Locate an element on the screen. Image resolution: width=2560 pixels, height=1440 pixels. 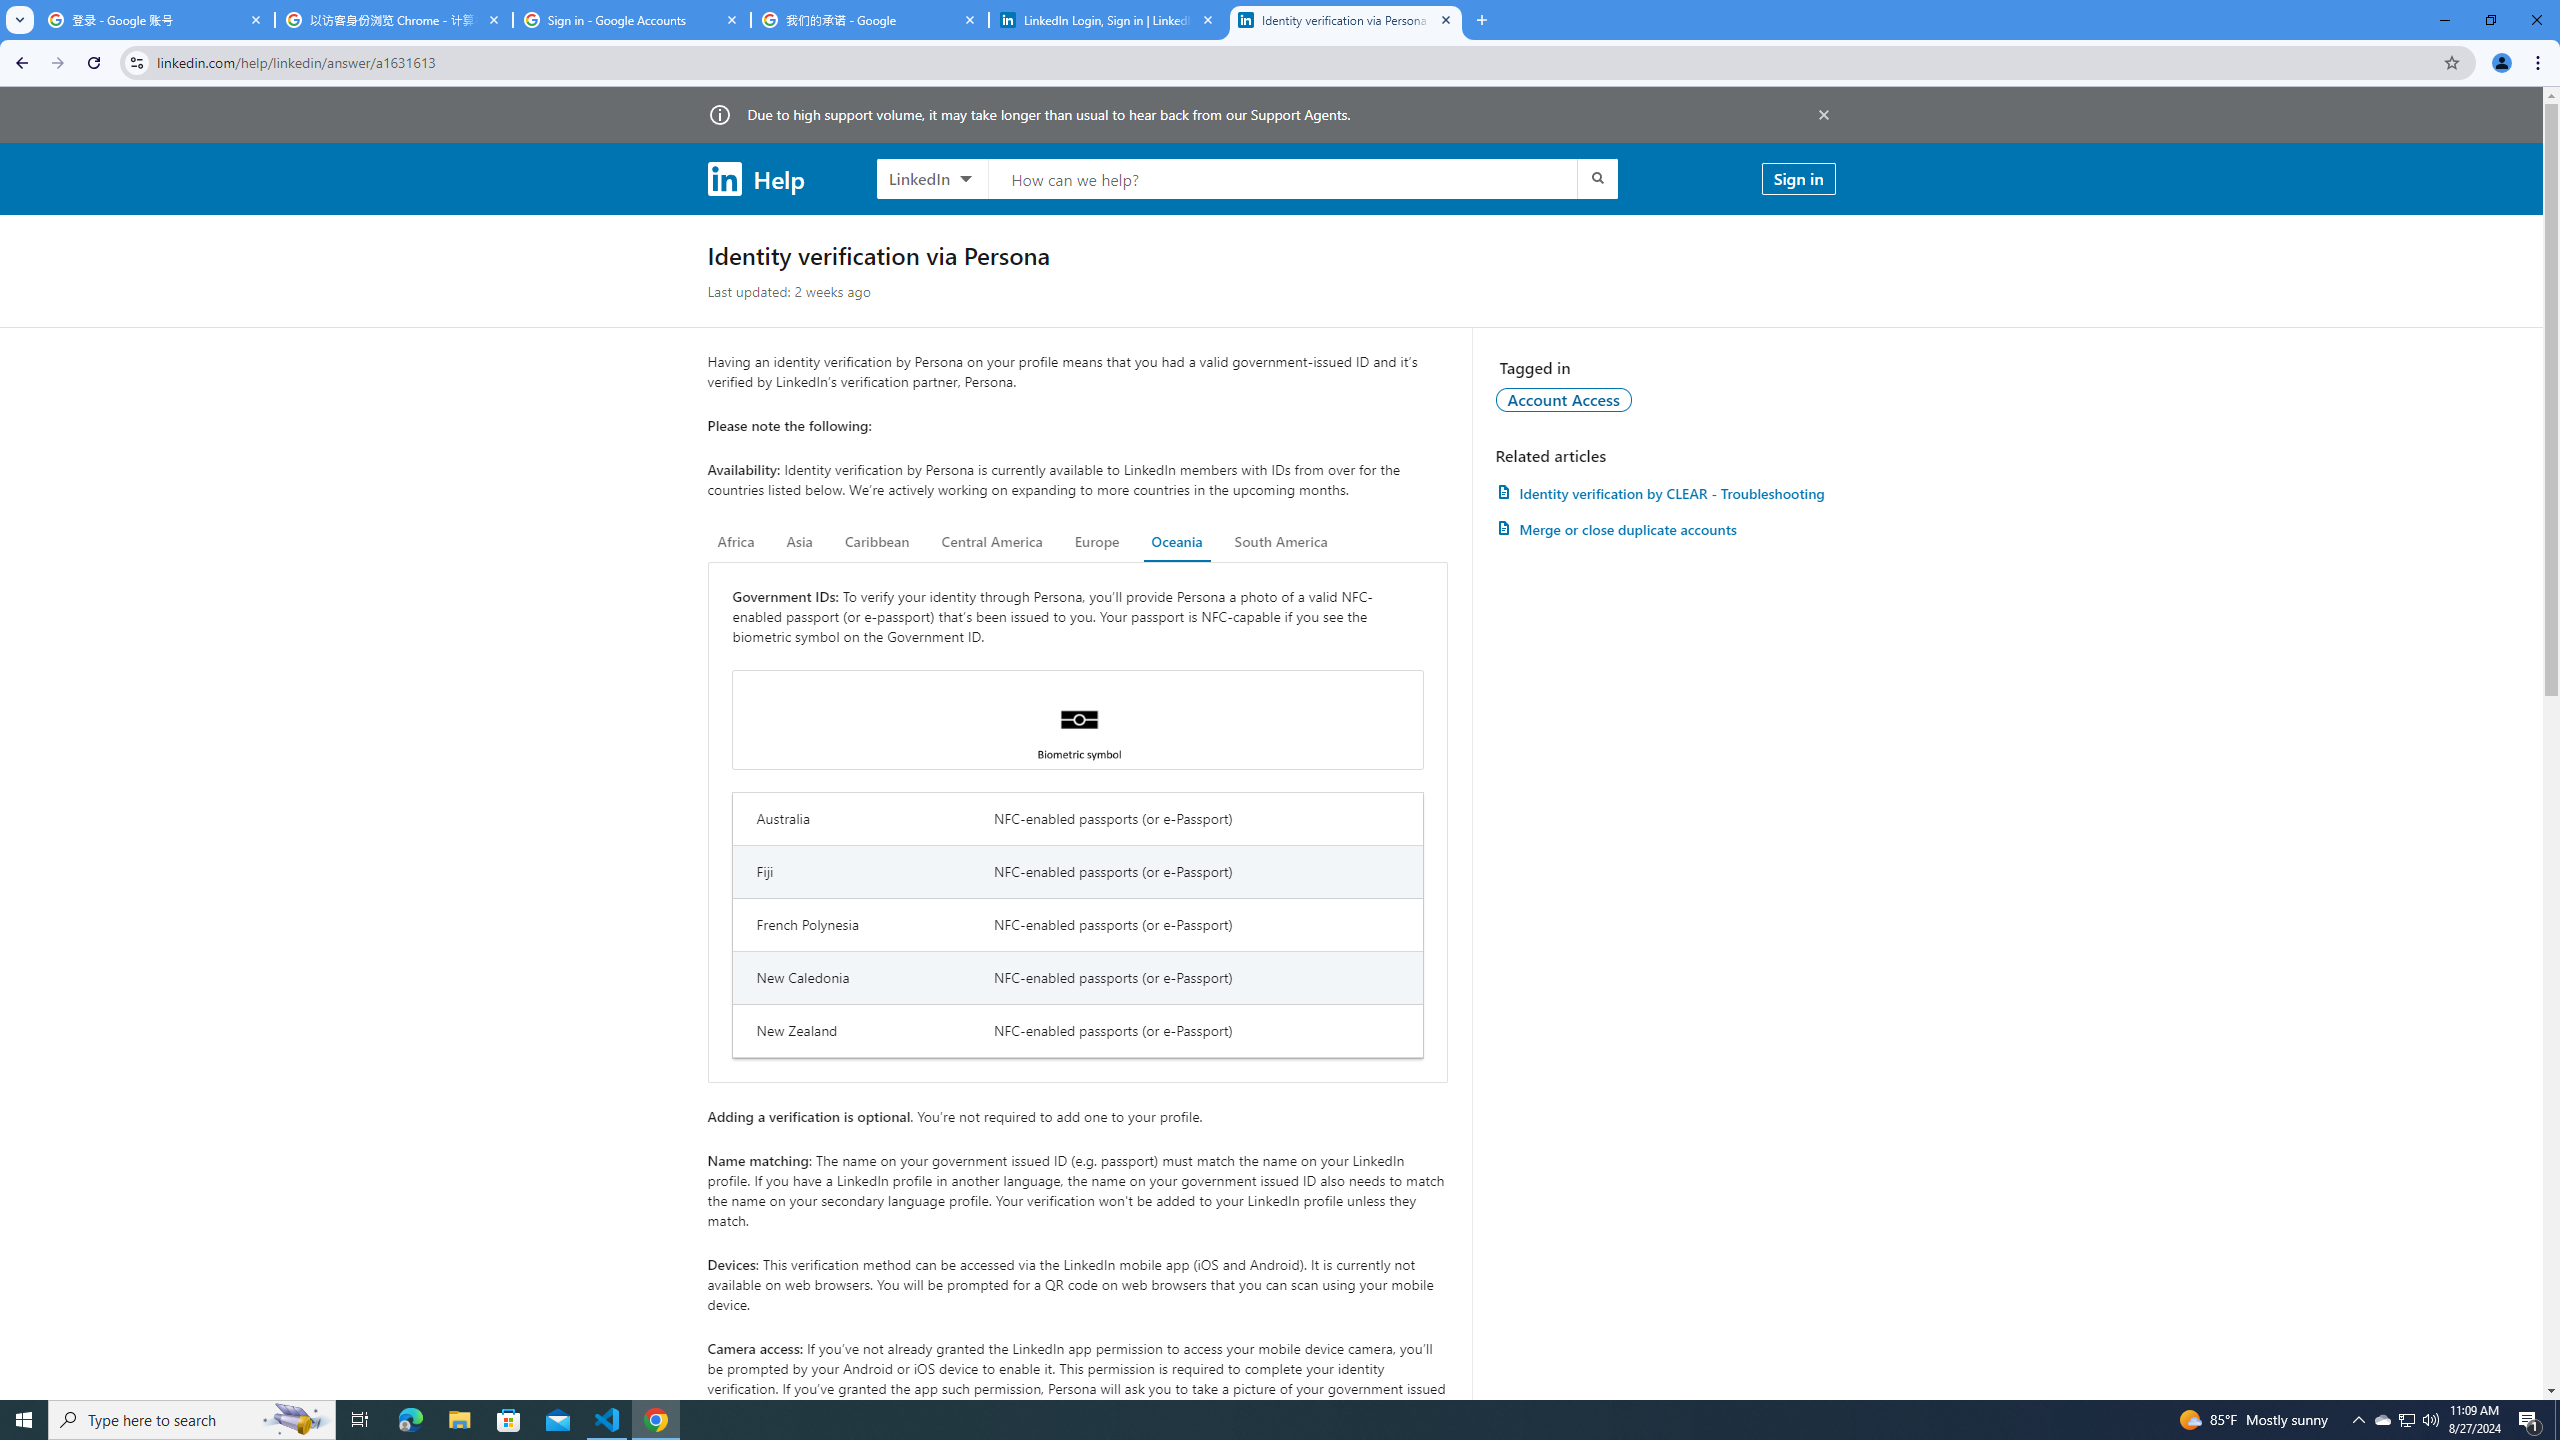
'Identity verification via Persona | LinkedIn Help' is located at coordinates (1345, 19).